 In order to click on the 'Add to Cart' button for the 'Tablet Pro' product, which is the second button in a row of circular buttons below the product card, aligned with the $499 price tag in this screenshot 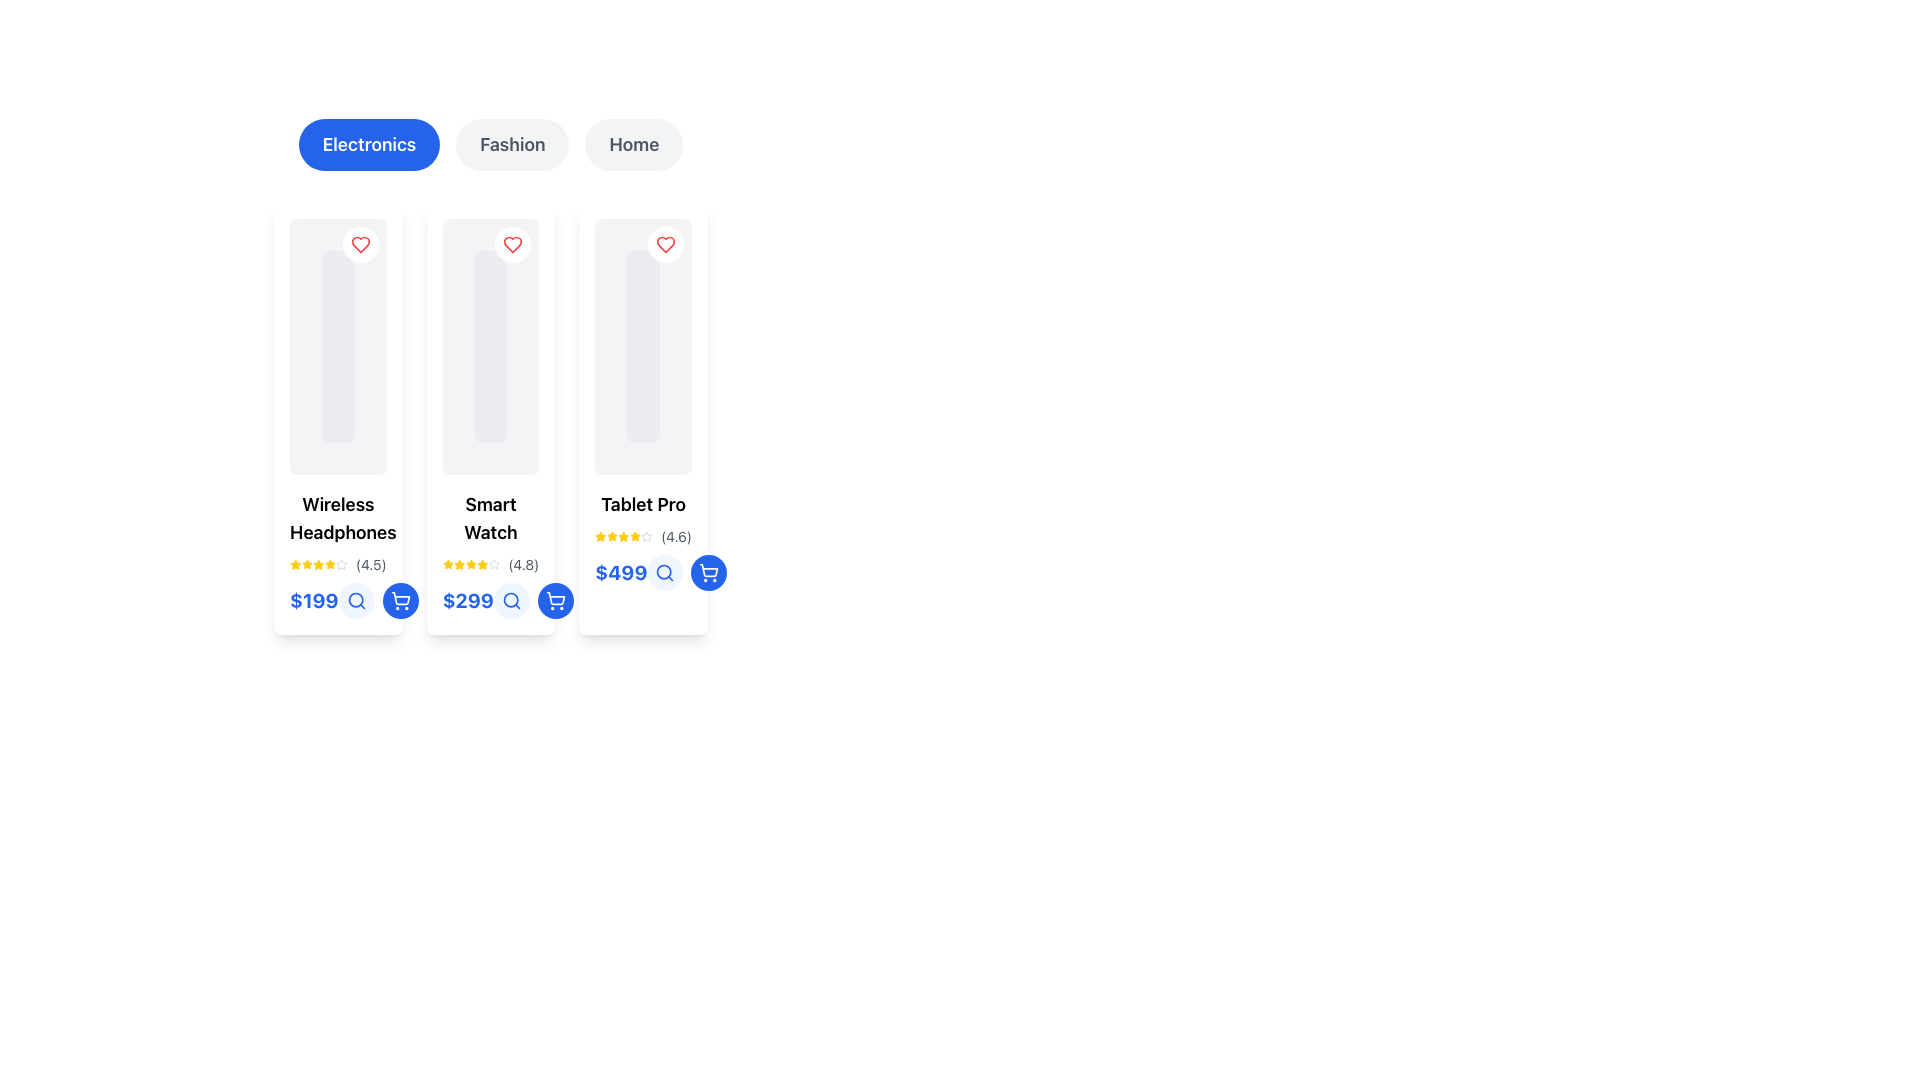, I will do `click(555, 600)`.